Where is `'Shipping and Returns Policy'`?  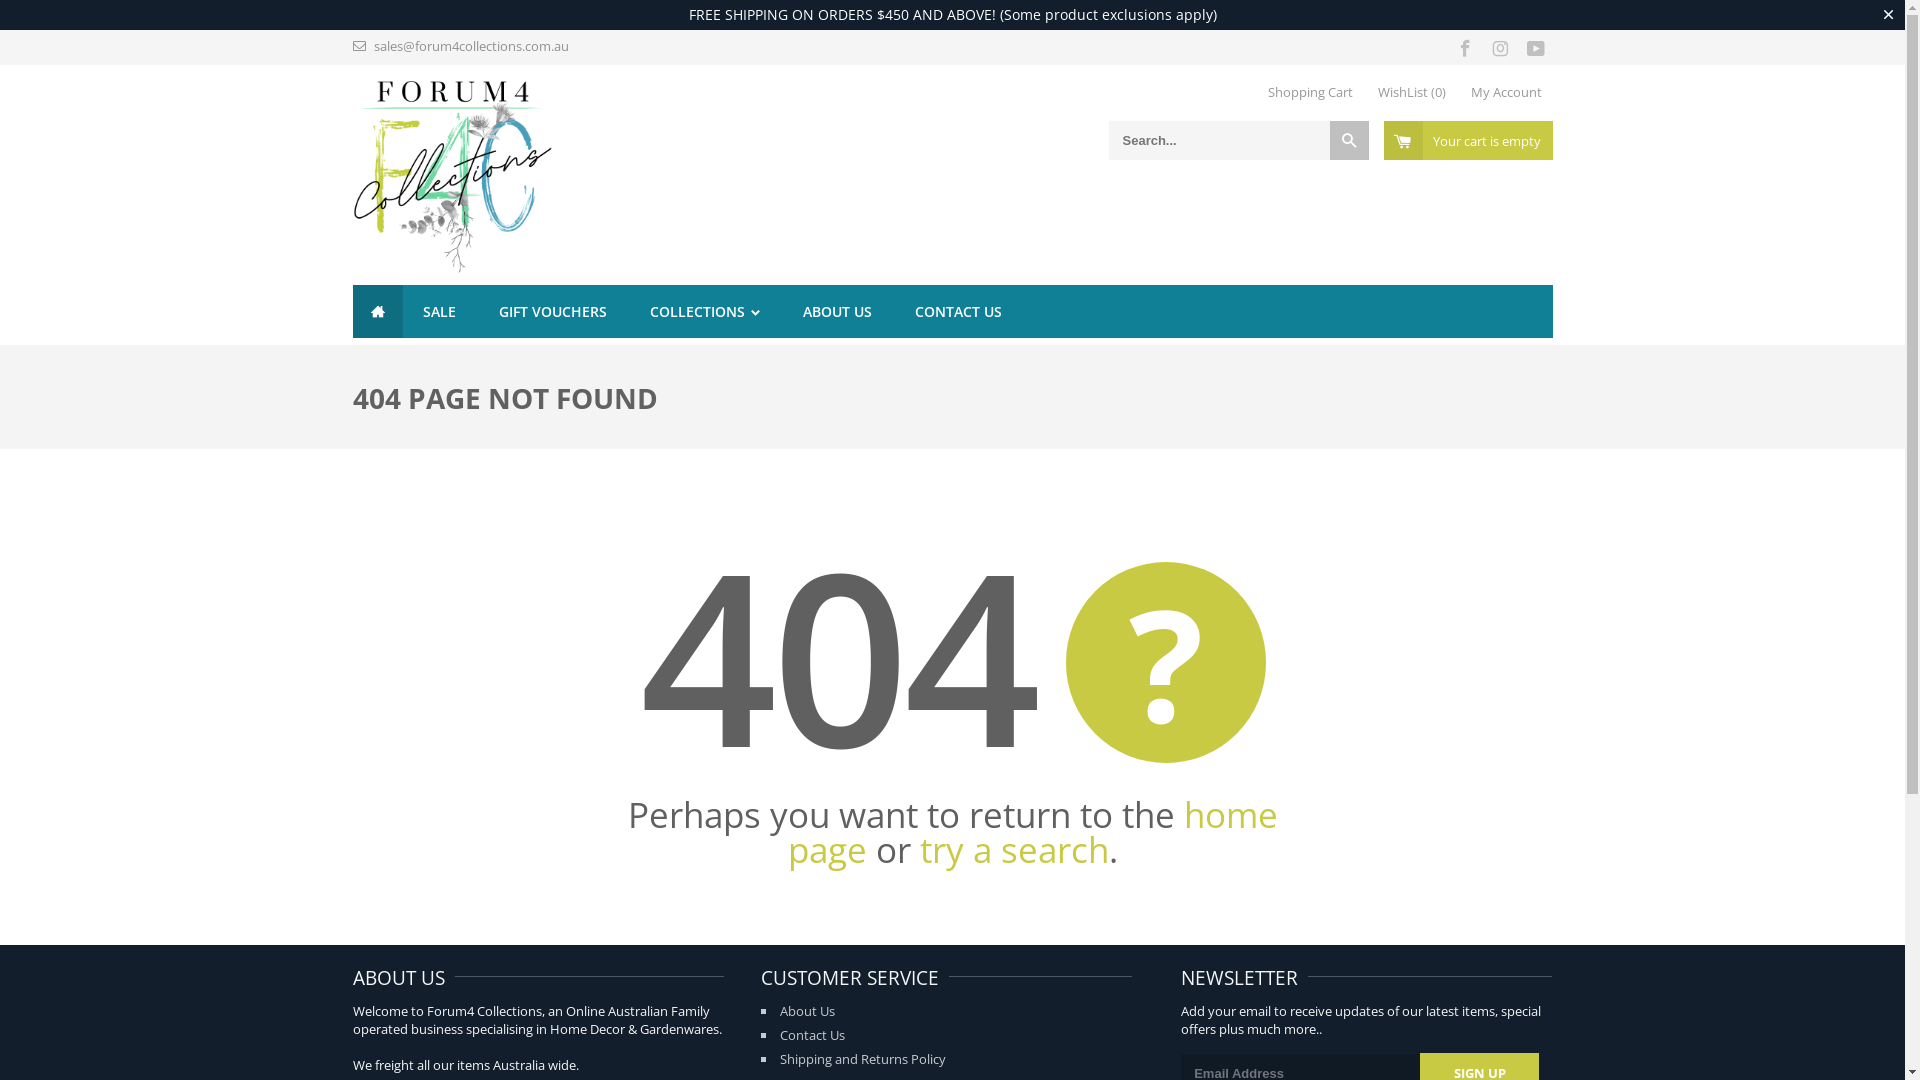 'Shipping and Returns Policy' is located at coordinates (863, 1058).